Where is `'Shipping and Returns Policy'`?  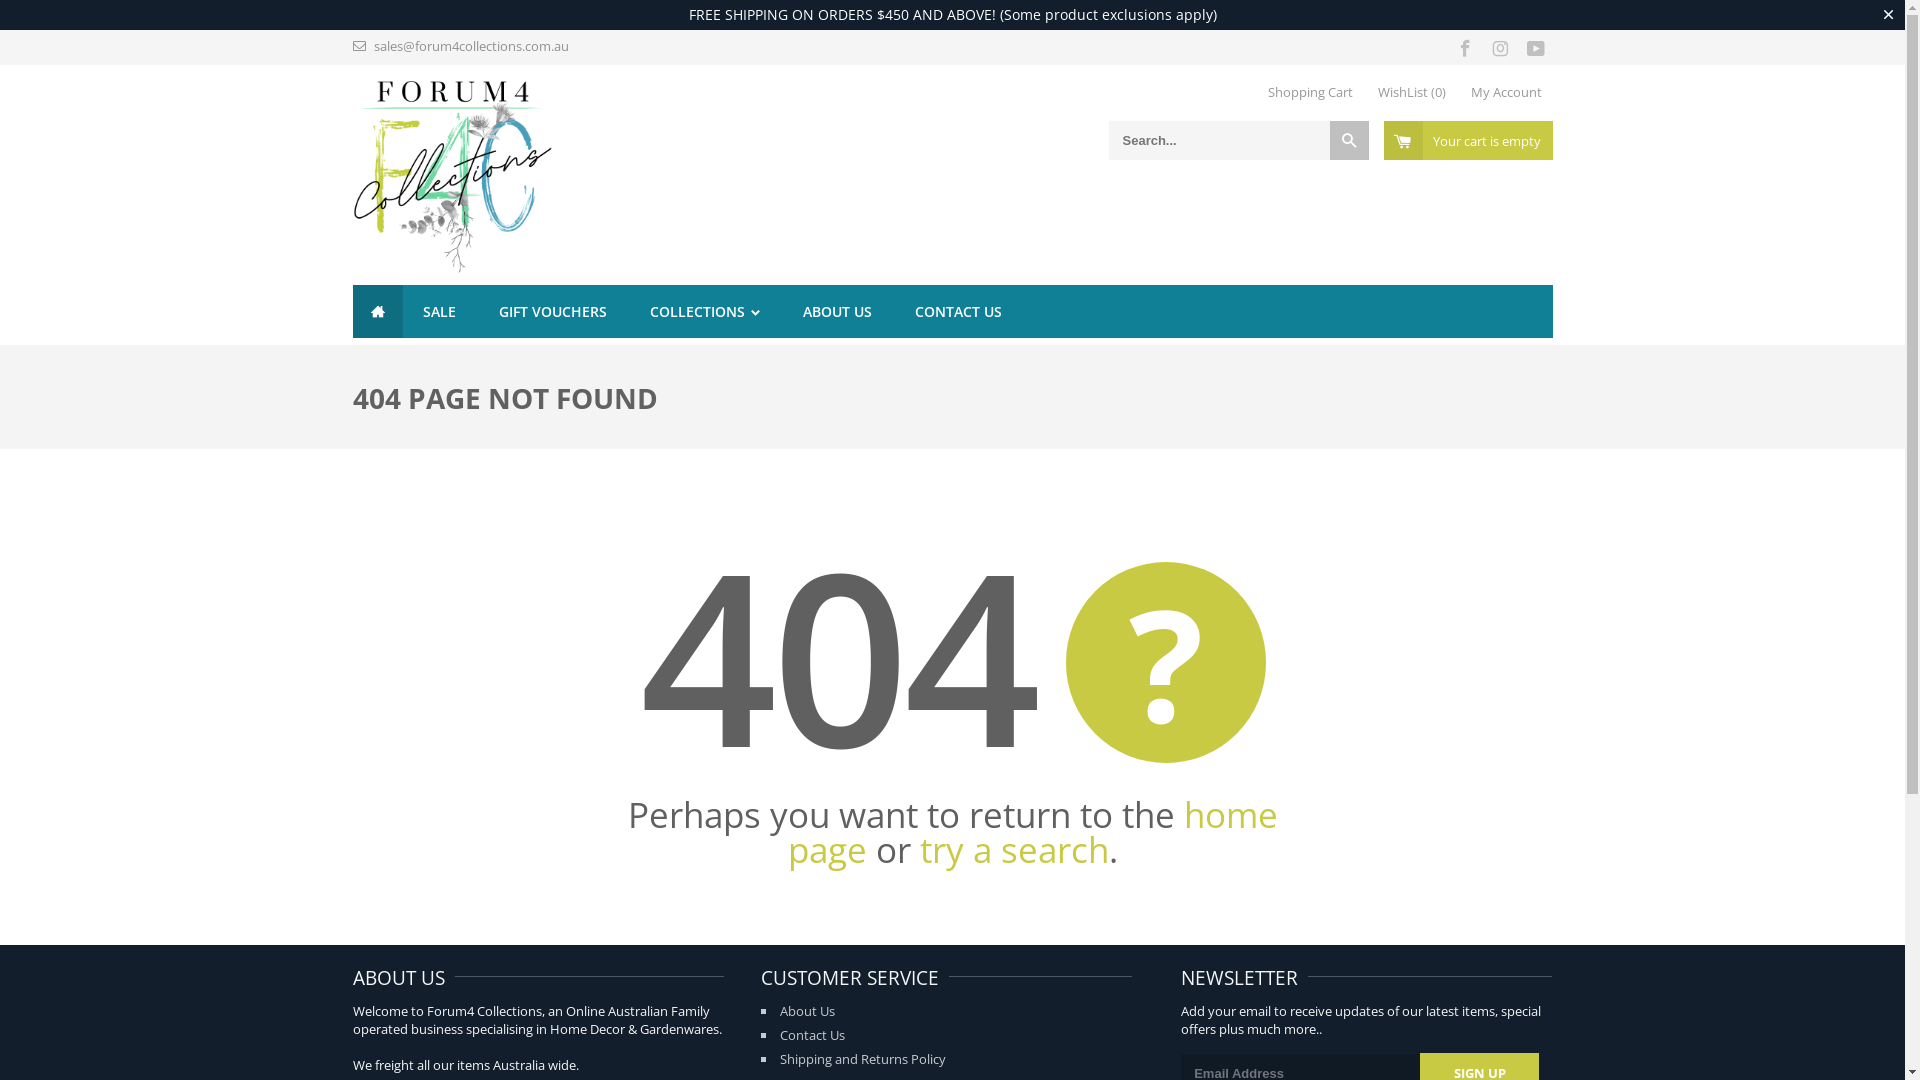 'Shipping and Returns Policy' is located at coordinates (863, 1058).